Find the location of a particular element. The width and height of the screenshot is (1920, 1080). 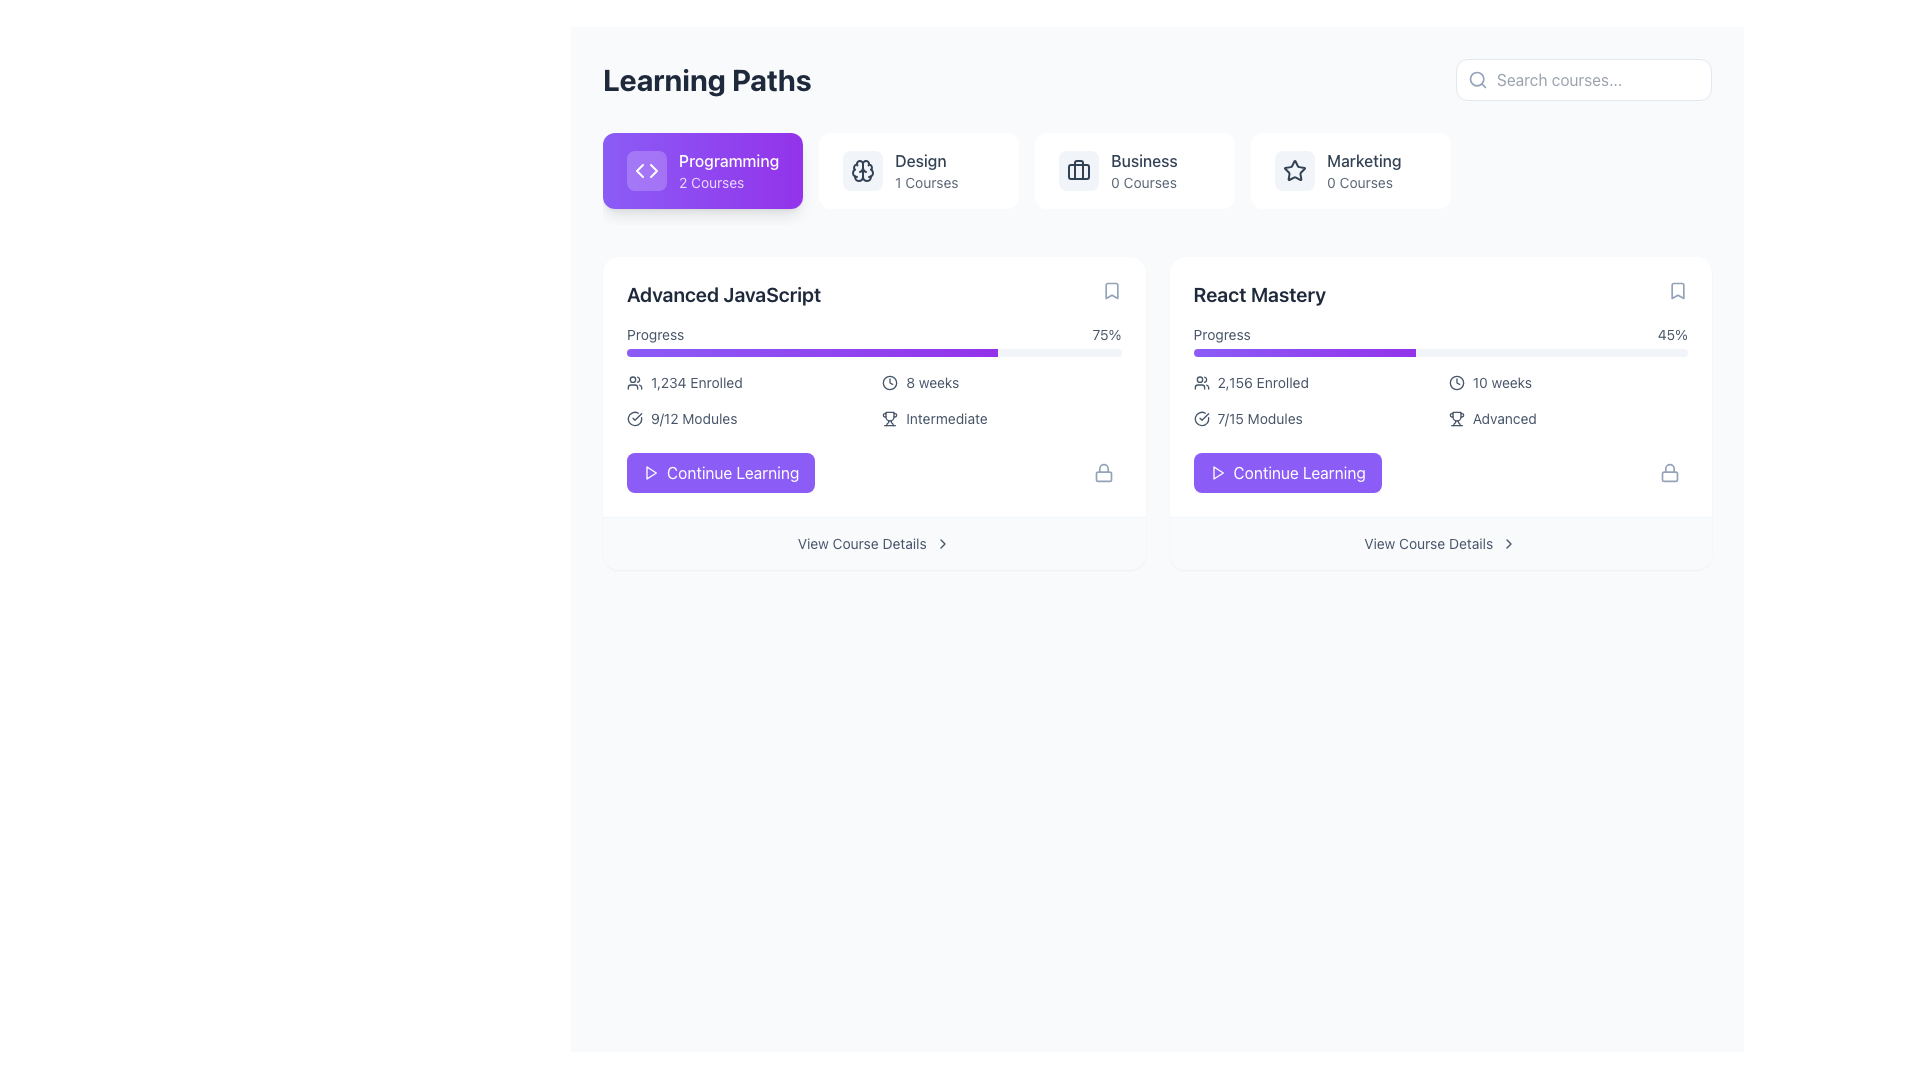

text content of the third informational item in the bottom section of the 'Advanced JavaScript' card, located between the progress bar and the 'Continue Learning' button is located at coordinates (874, 401).